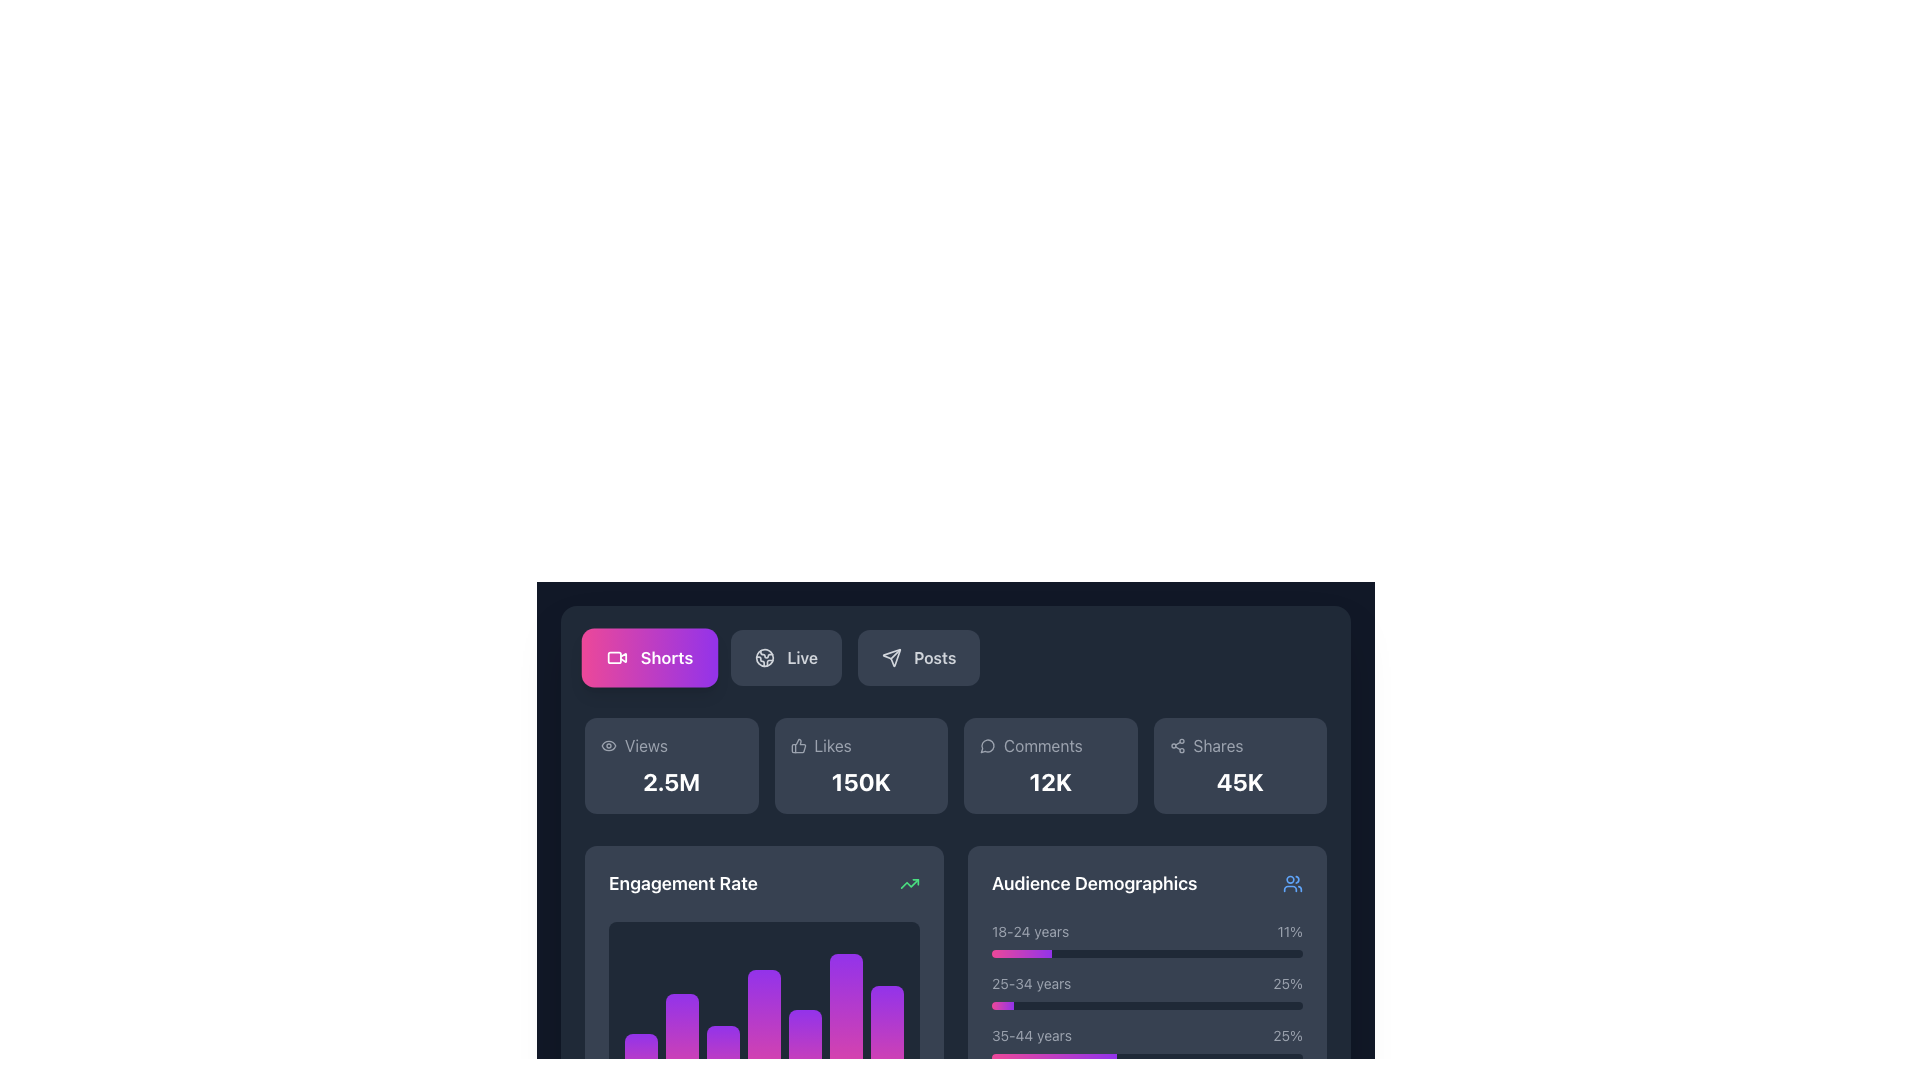 The image size is (1920, 1080). What do you see at coordinates (764, 658) in the screenshot?
I see `the design of the globe icon located to the left of the 'Live' text within the 'Live' button in the navigation bar` at bounding box center [764, 658].